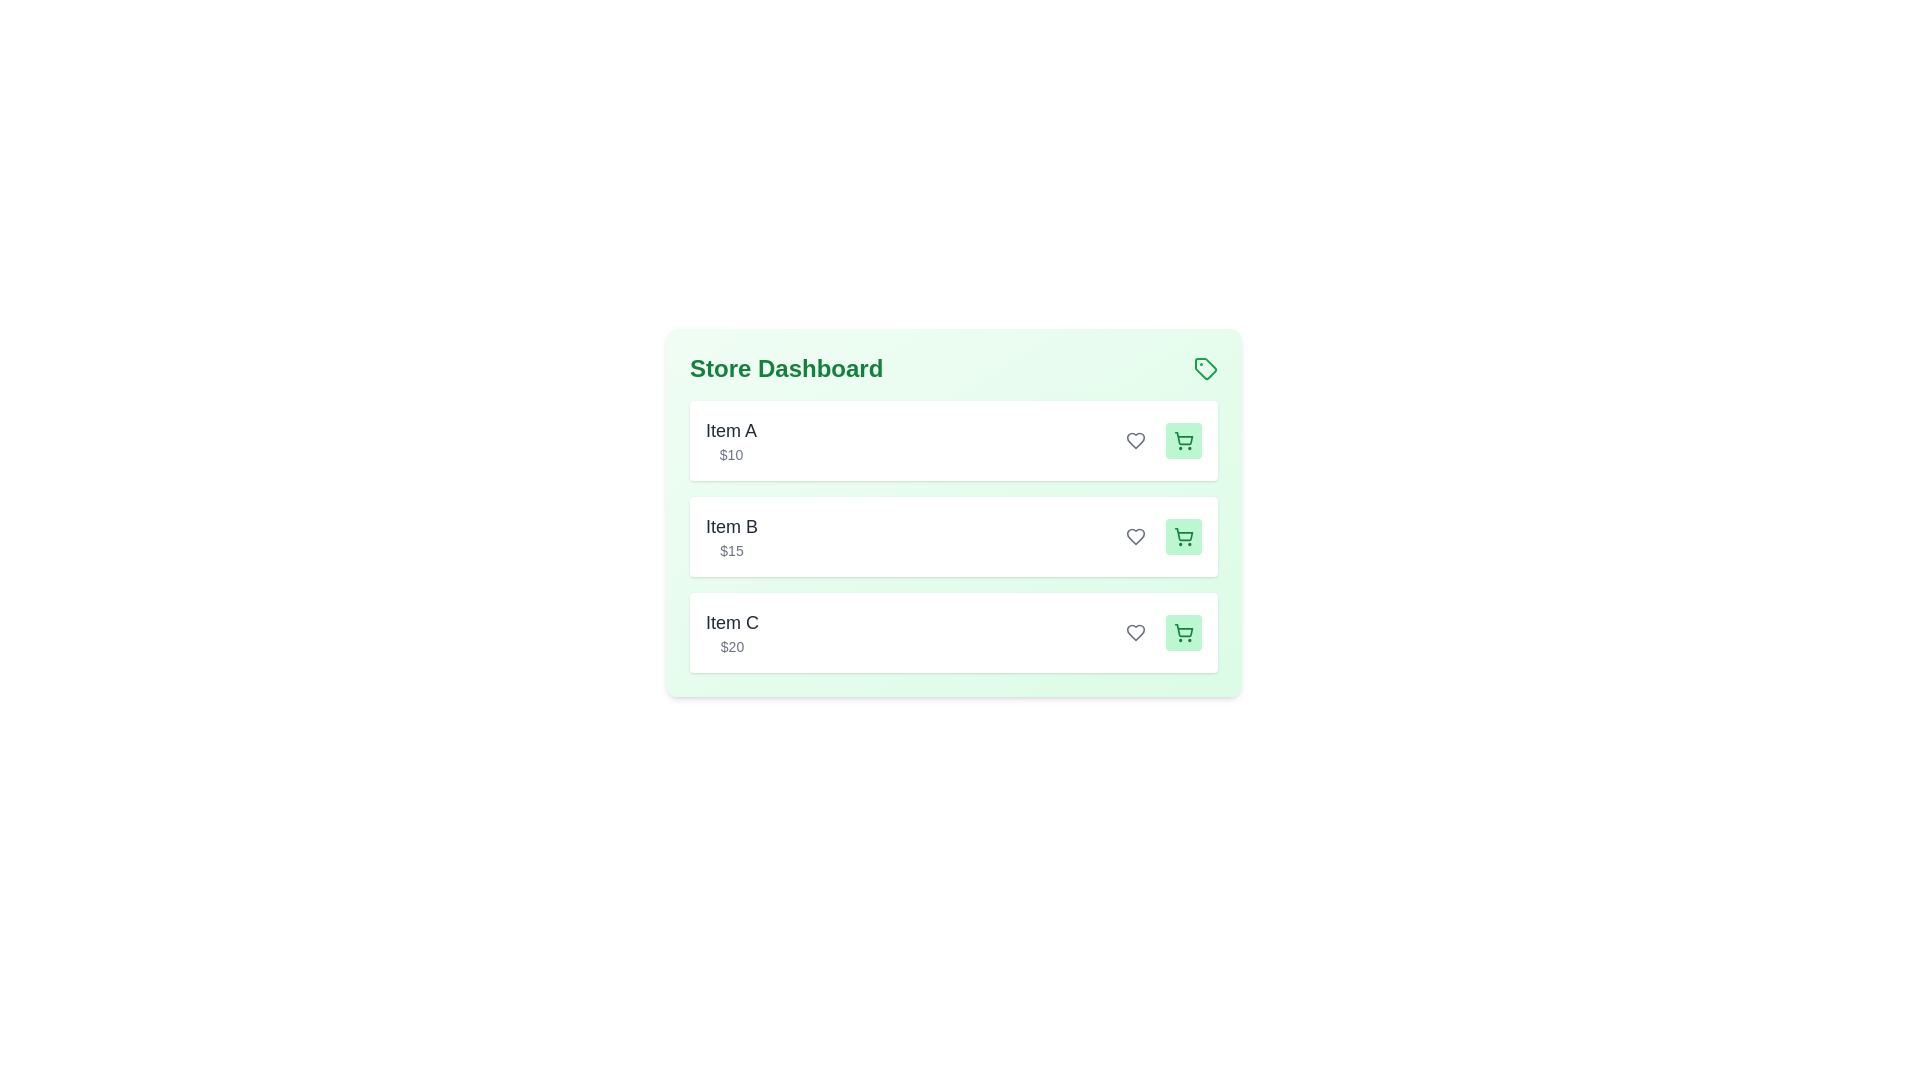 The width and height of the screenshot is (1920, 1080). I want to click on the text label displaying the value '$10', which is styled in a smaller grey font and positioned below the 'Item A' label within the dashboard card, so click(730, 455).